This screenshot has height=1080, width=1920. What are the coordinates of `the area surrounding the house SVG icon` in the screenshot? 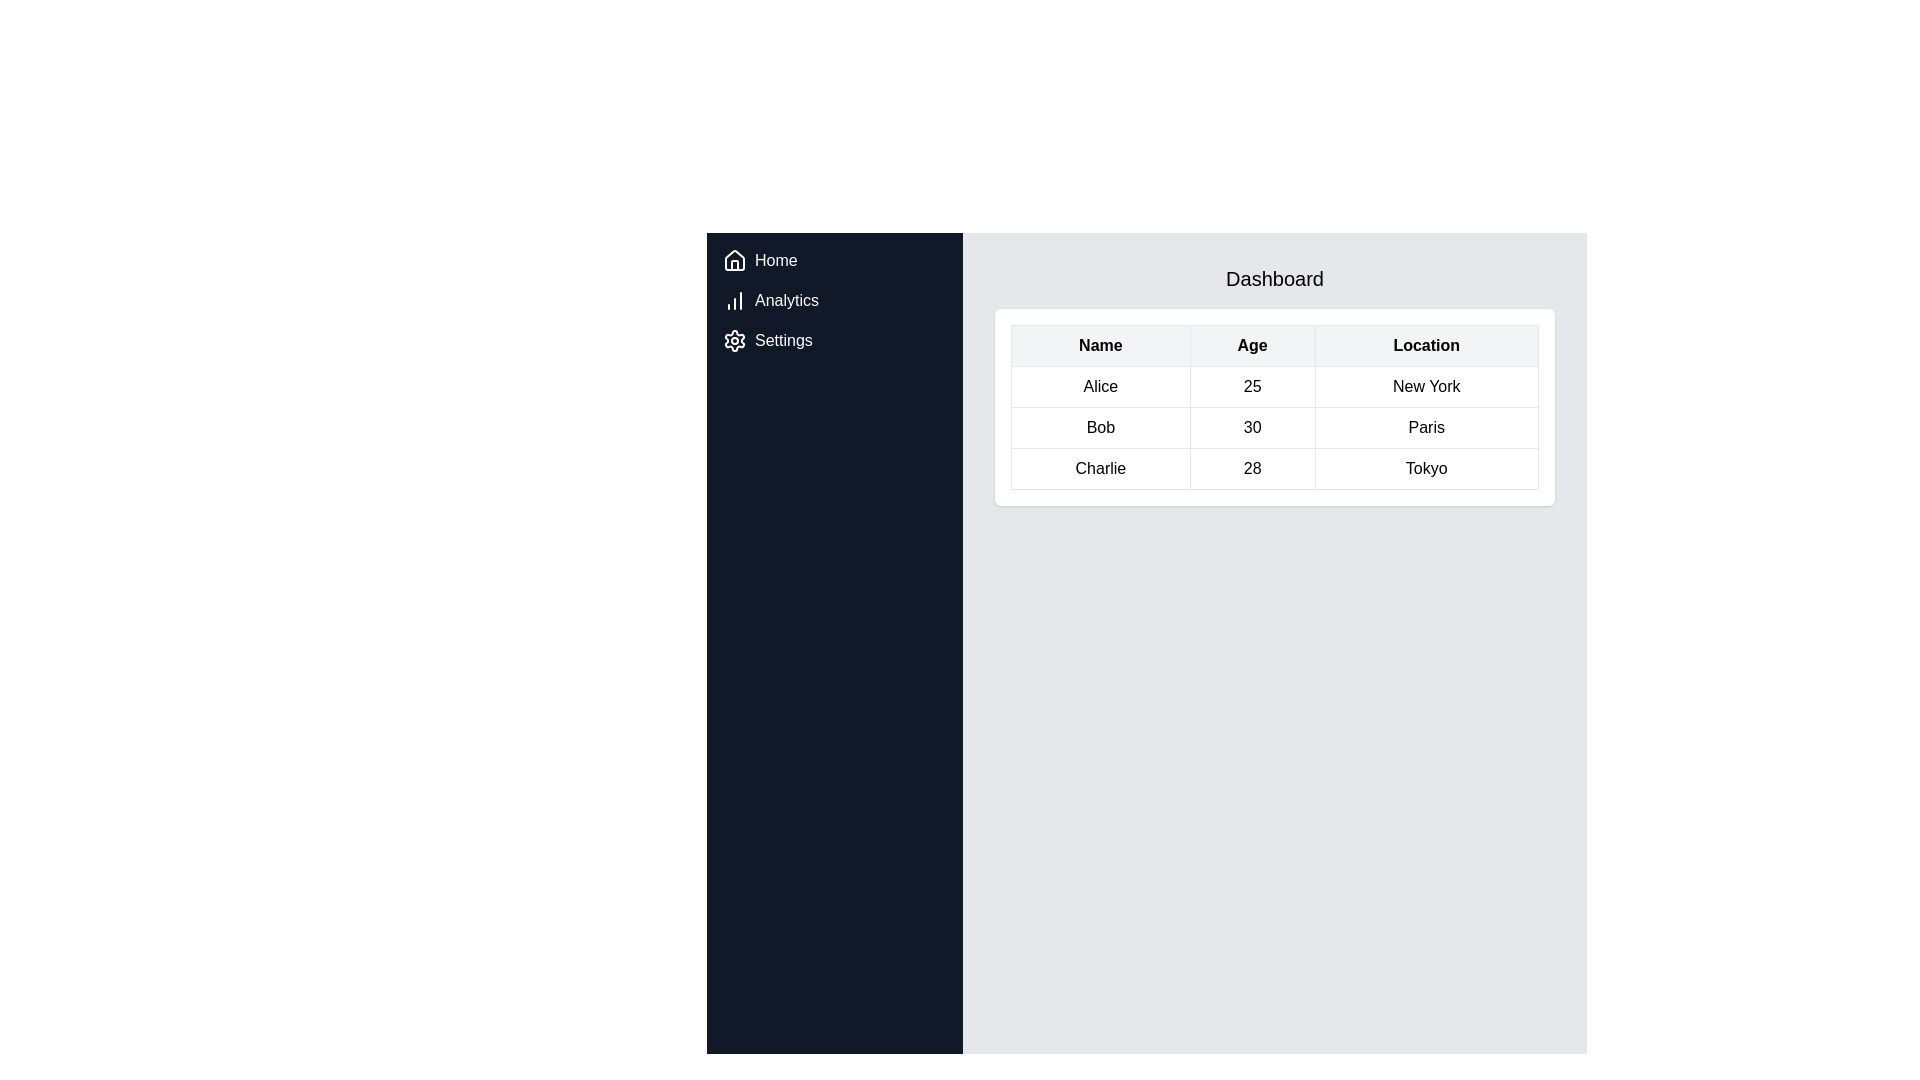 It's located at (733, 260).